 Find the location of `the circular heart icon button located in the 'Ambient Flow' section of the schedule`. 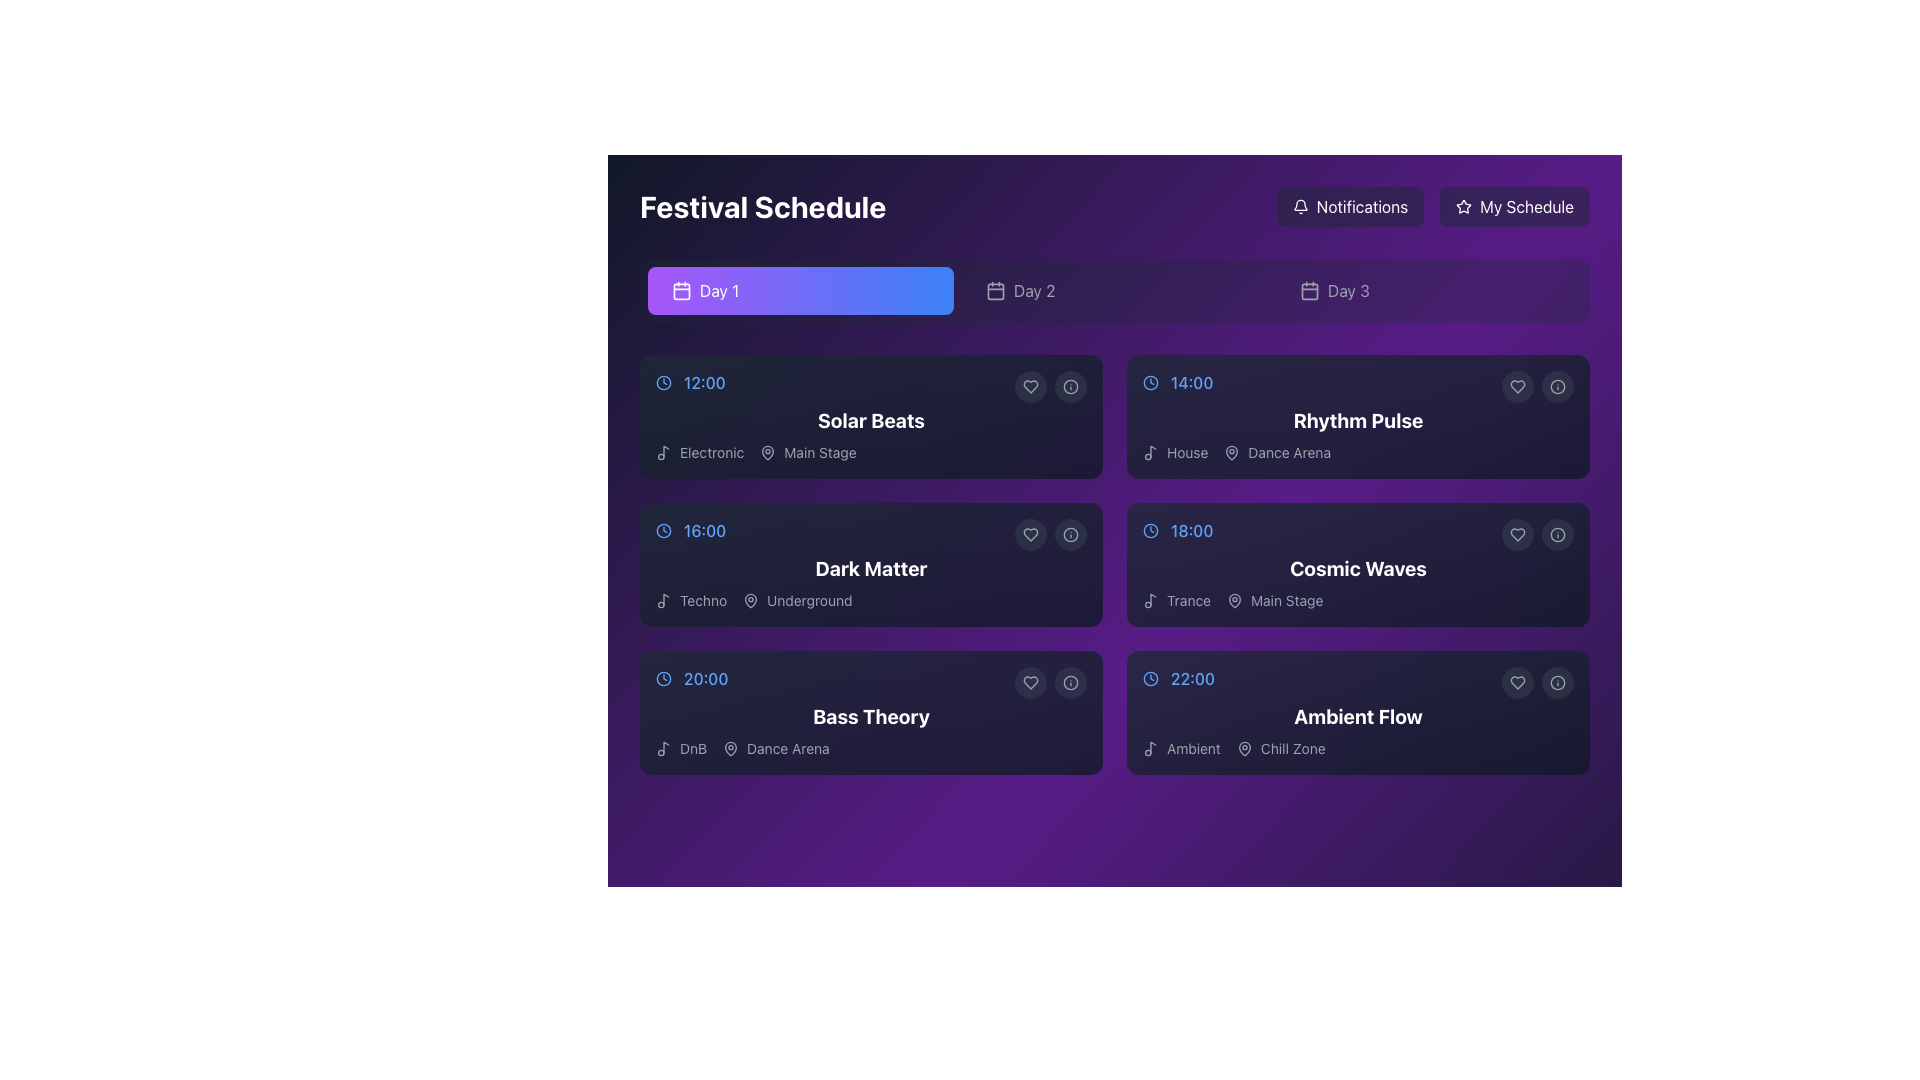

the circular heart icon button located in the 'Ambient Flow' section of the schedule is located at coordinates (1517, 681).